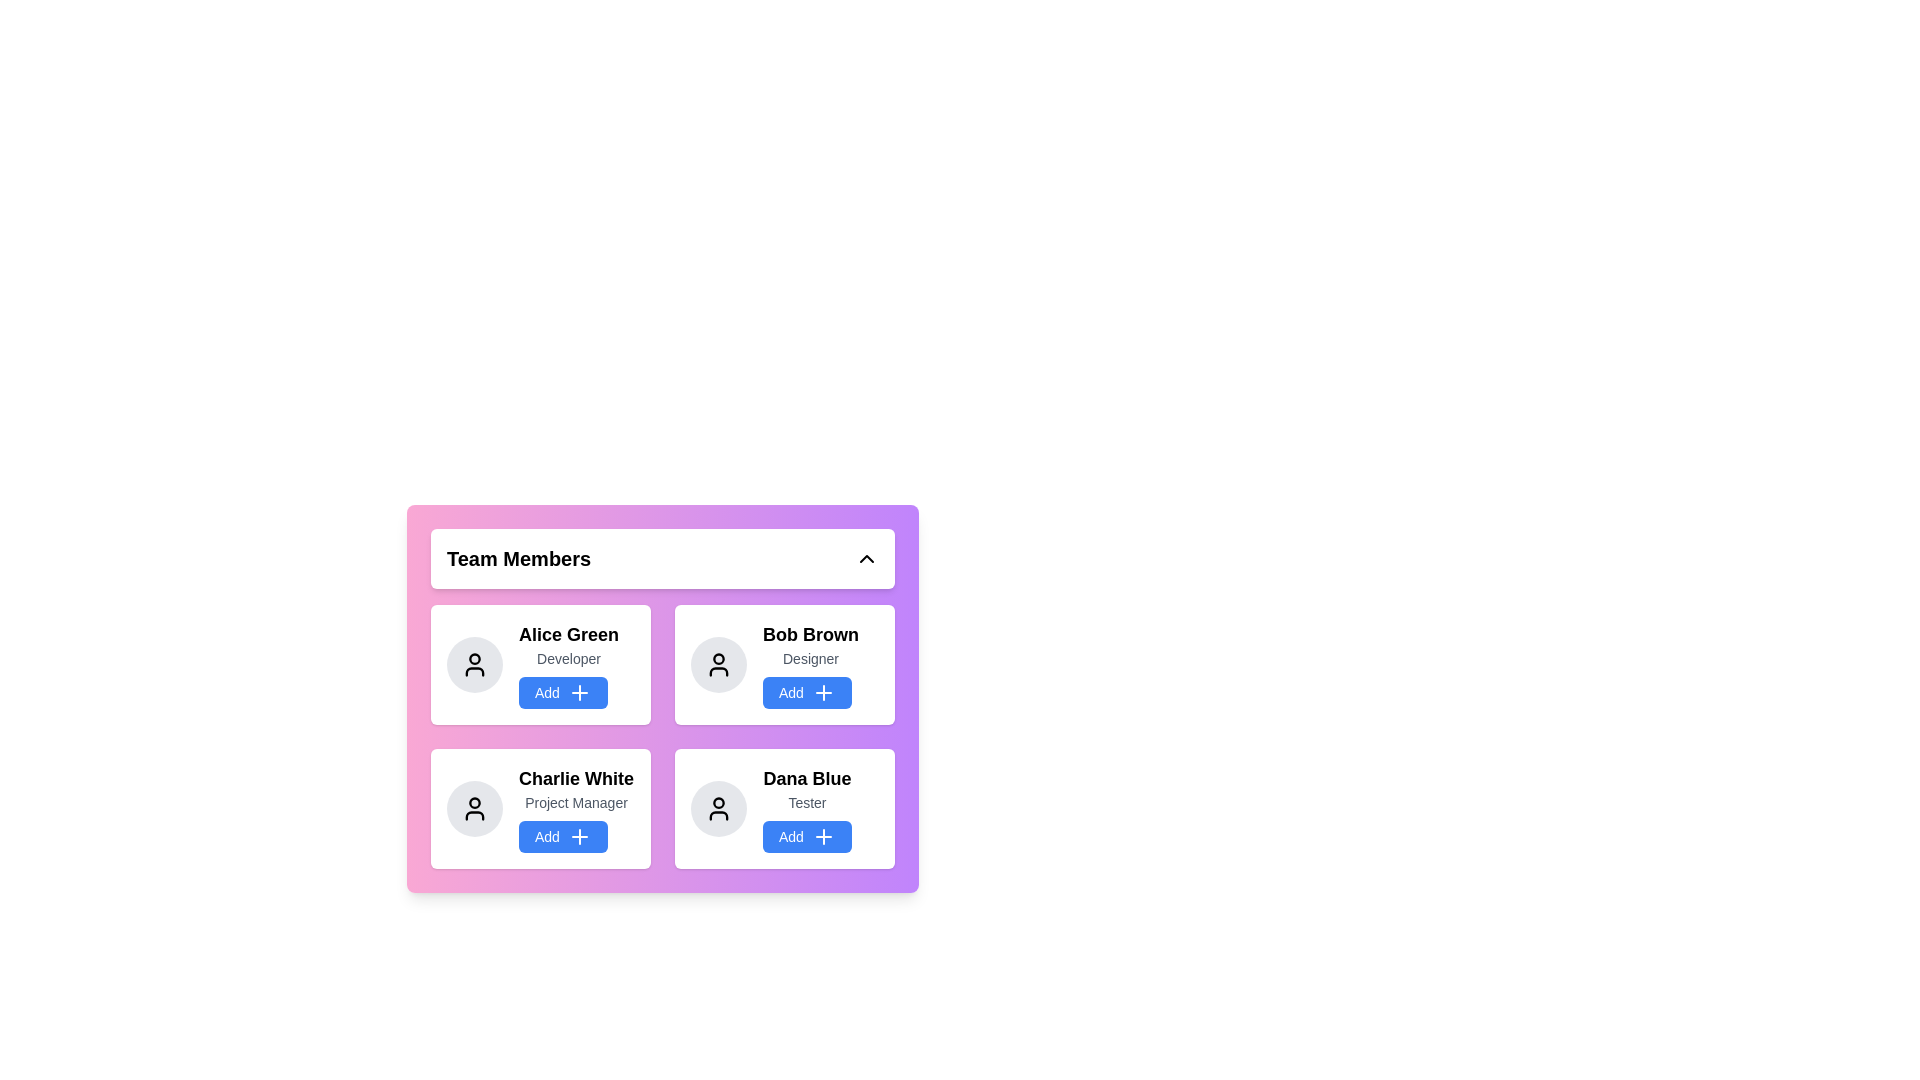  Describe the element at coordinates (811, 664) in the screenshot. I see `the 'Add' button on the card for team member 'Bob Brown,' who is a 'Designer.' This card is located in the top-right of the grid layout` at that location.